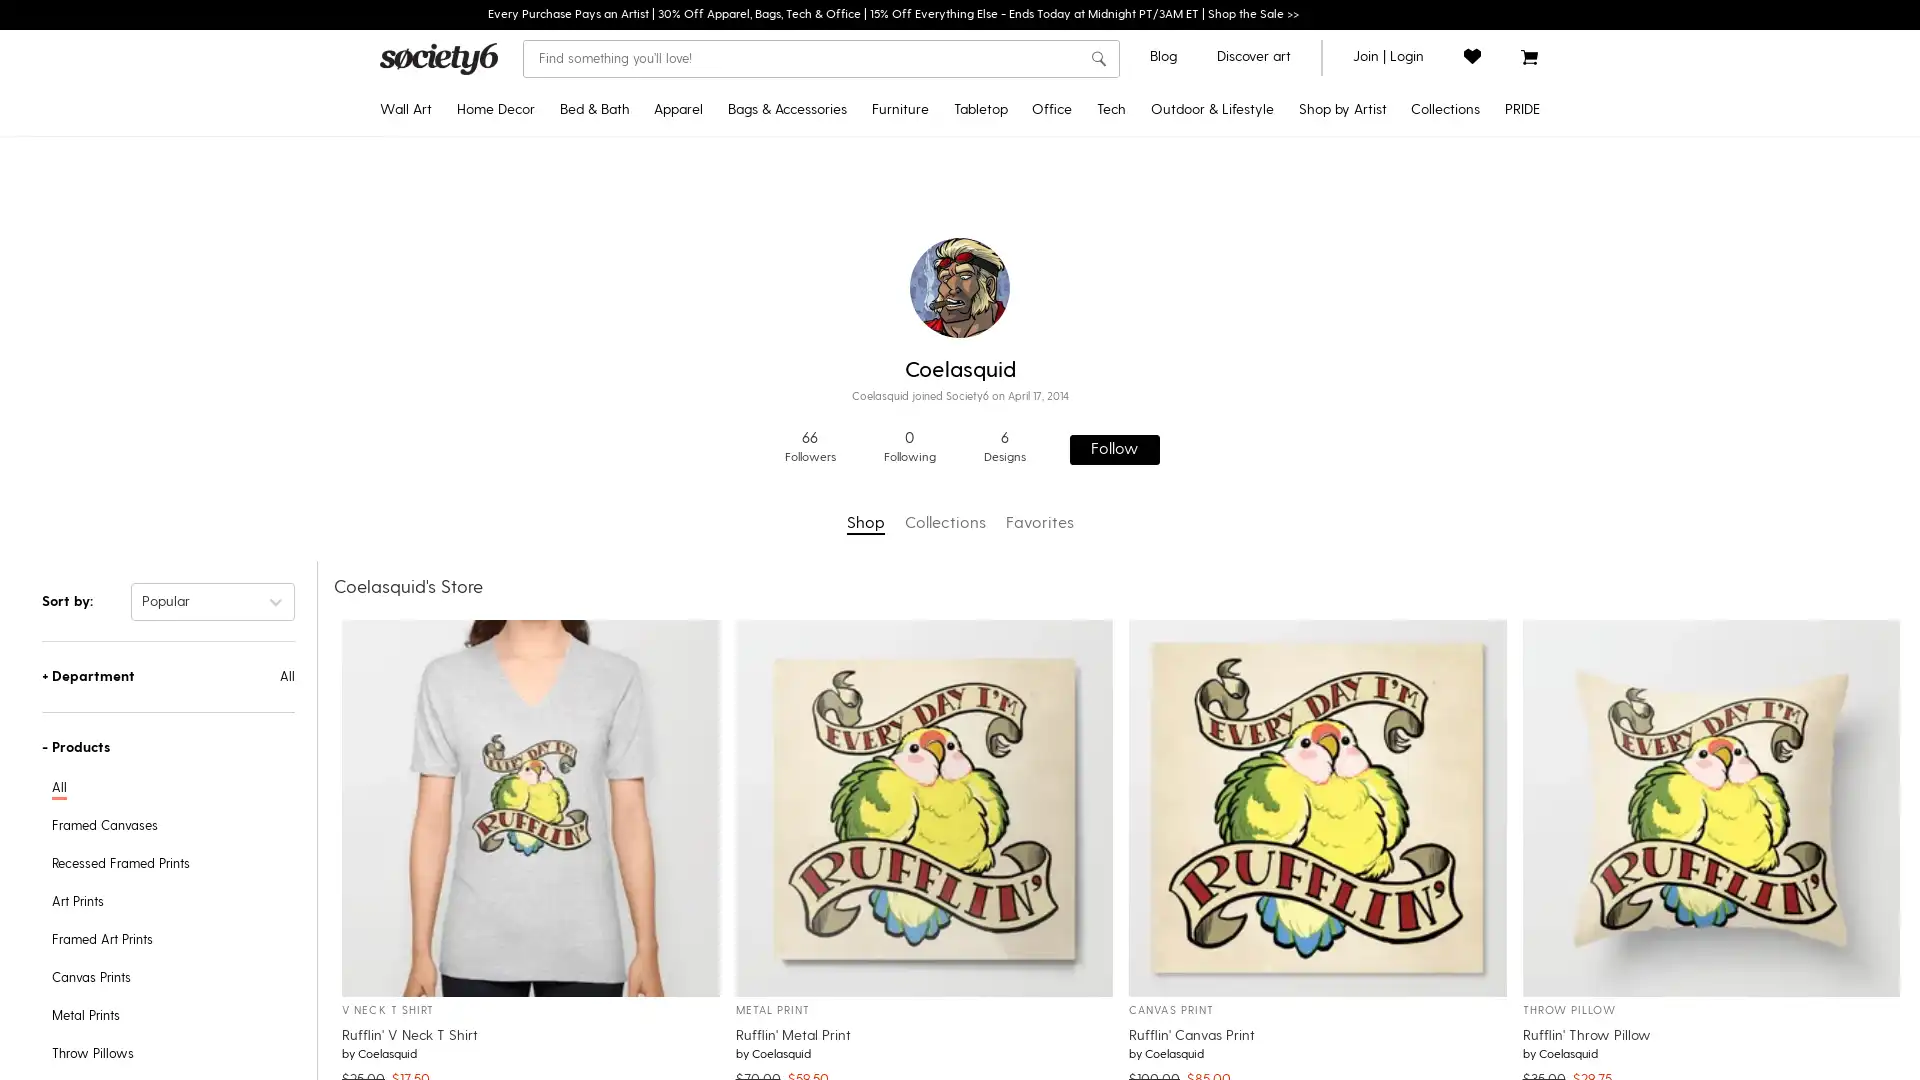  Describe the element at coordinates (741, 192) in the screenshot. I see `Crewneck Sweatshirts` at that location.